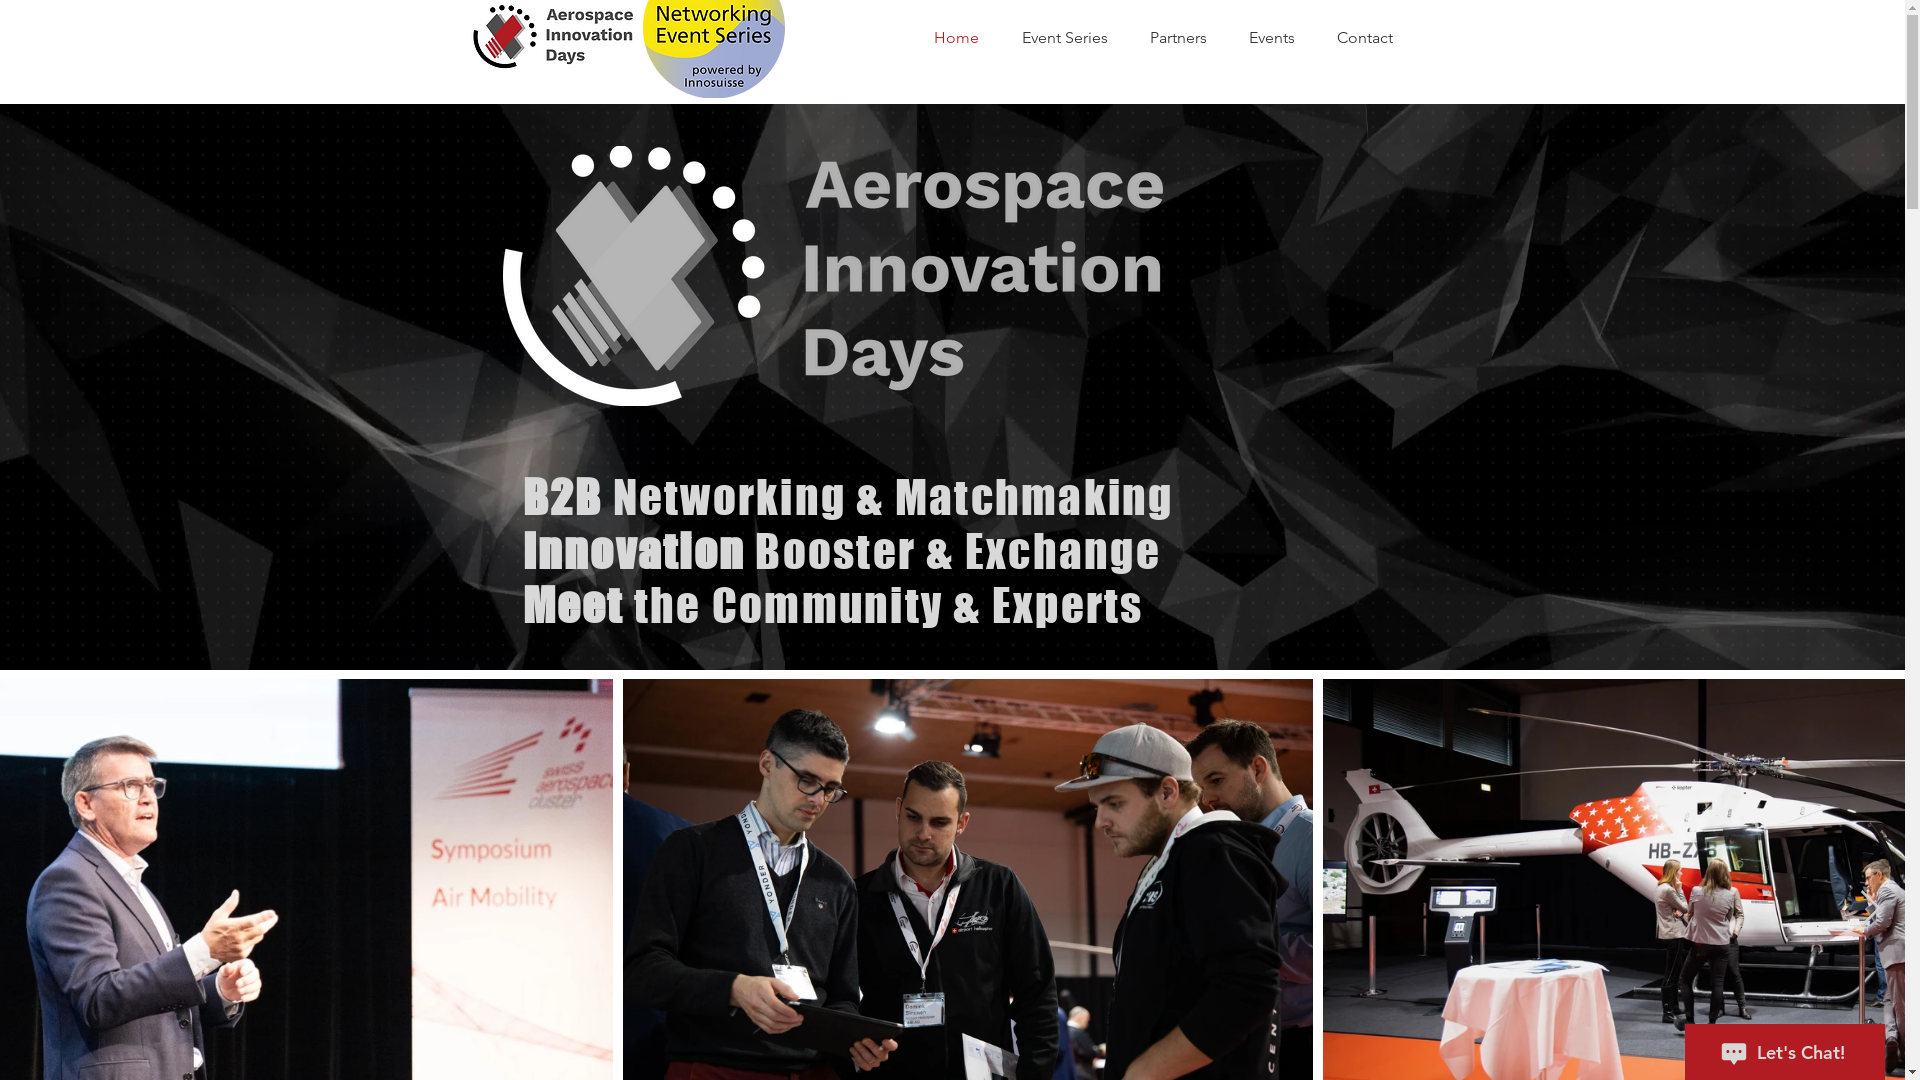 The image size is (1920, 1080). I want to click on 'Original on Transparent.png', so click(831, 276).